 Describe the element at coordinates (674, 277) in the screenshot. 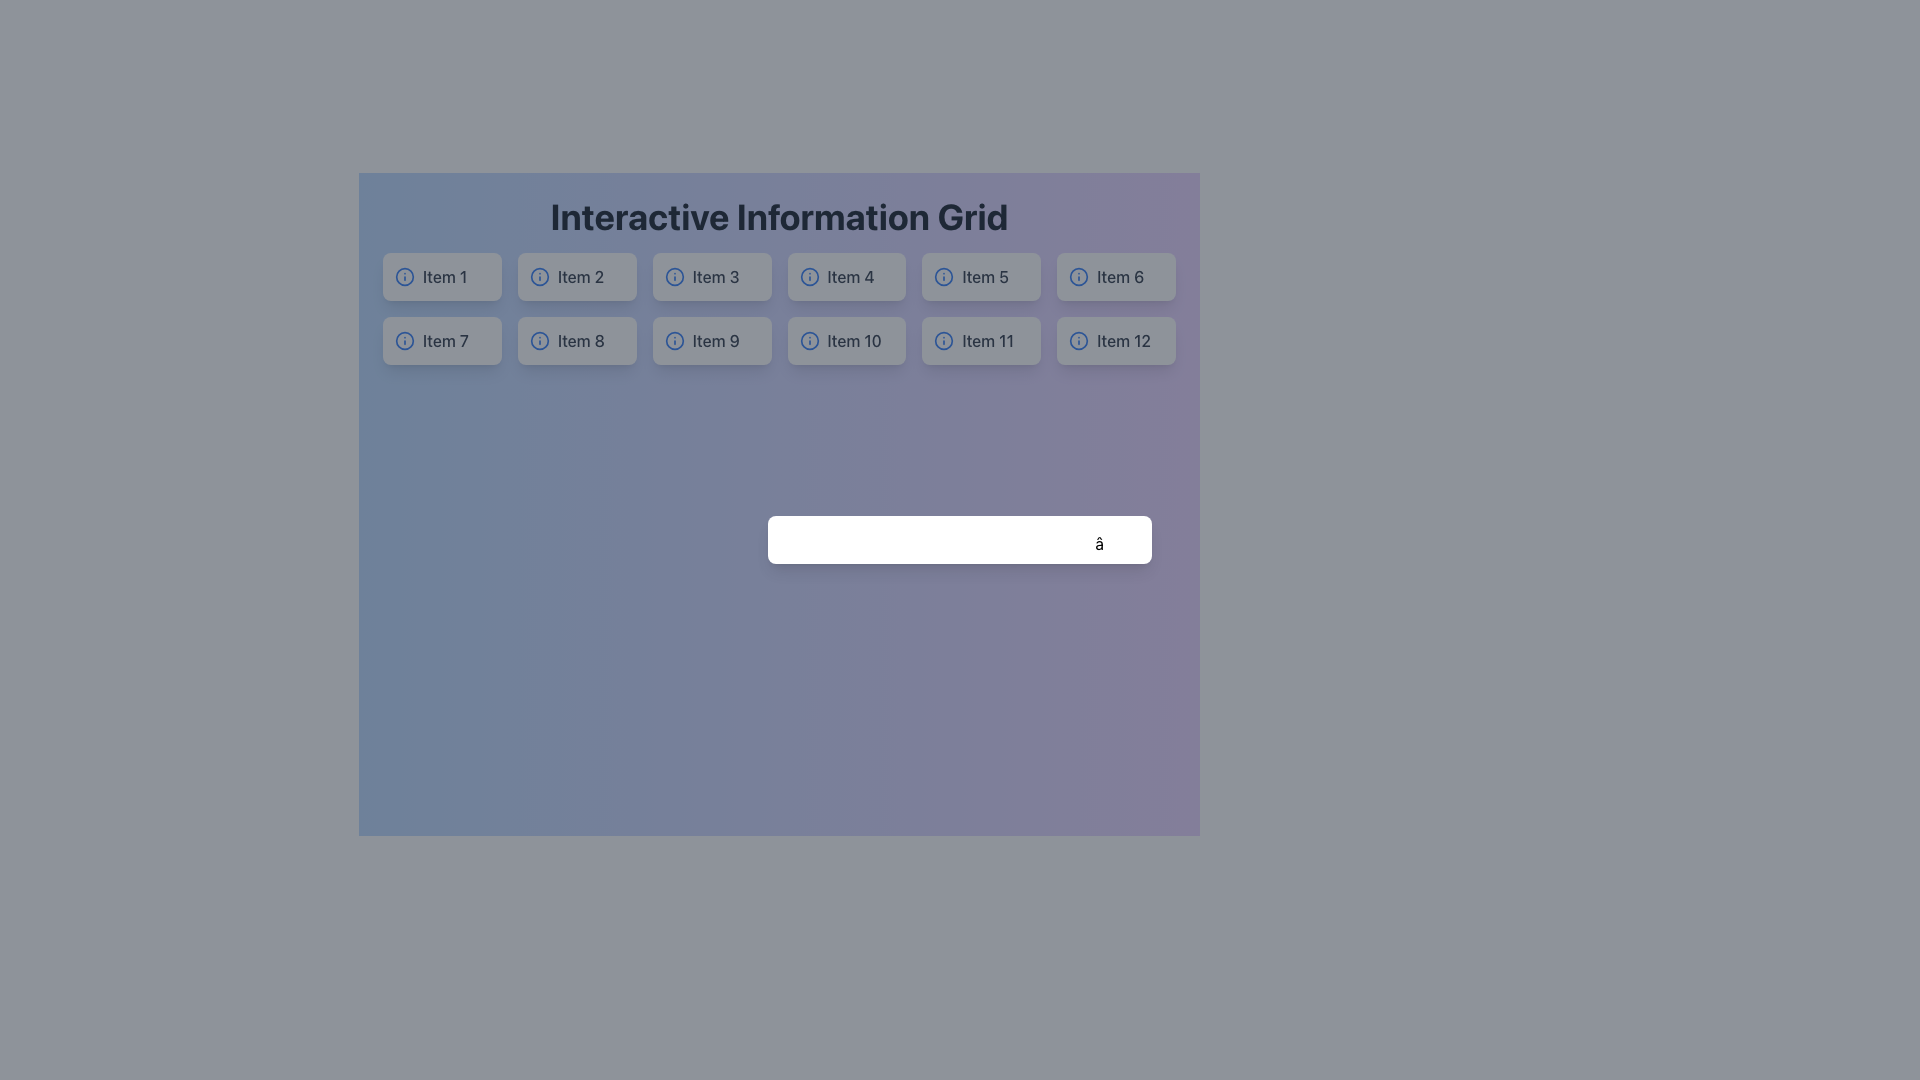

I see `the circle component of the 'info' icon located within the 'Item 3' button in the 'Interactive Information Grid'` at that location.